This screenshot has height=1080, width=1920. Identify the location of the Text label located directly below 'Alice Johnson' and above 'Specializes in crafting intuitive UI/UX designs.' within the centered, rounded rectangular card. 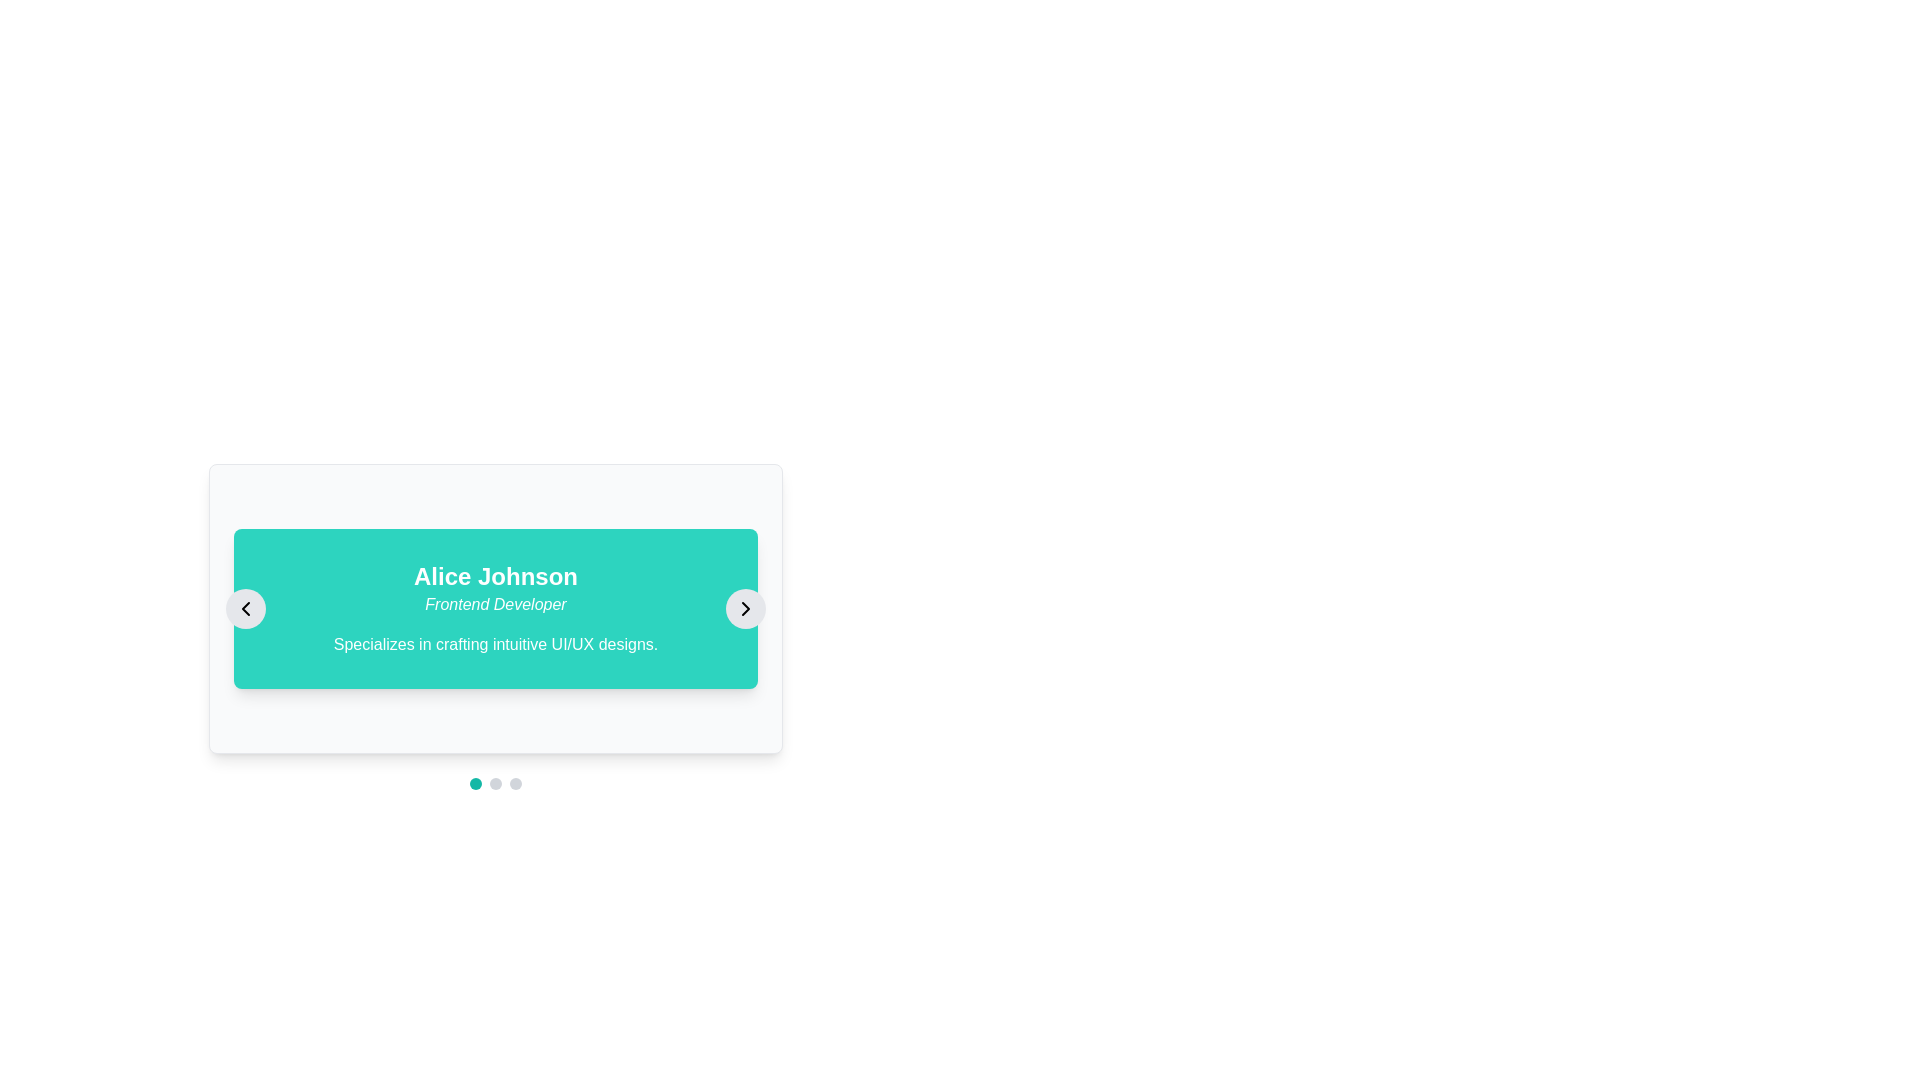
(495, 604).